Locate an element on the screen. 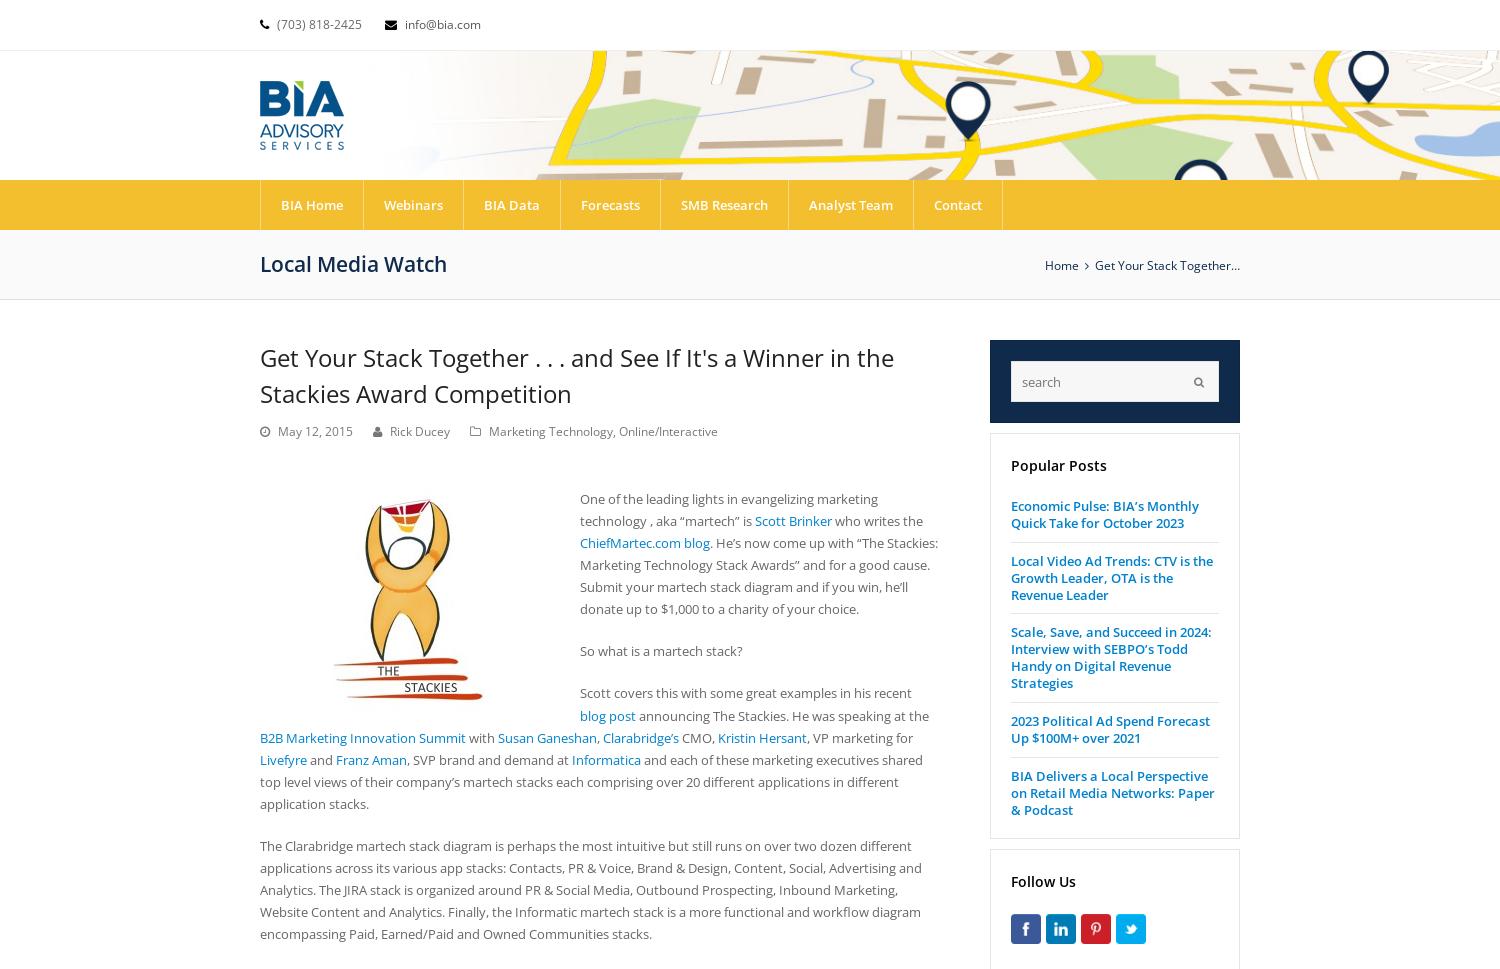 The height and width of the screenshot is (969, 1500). 'Scott covers this with some great examples in his recent' is located at coordinates (744, 692).